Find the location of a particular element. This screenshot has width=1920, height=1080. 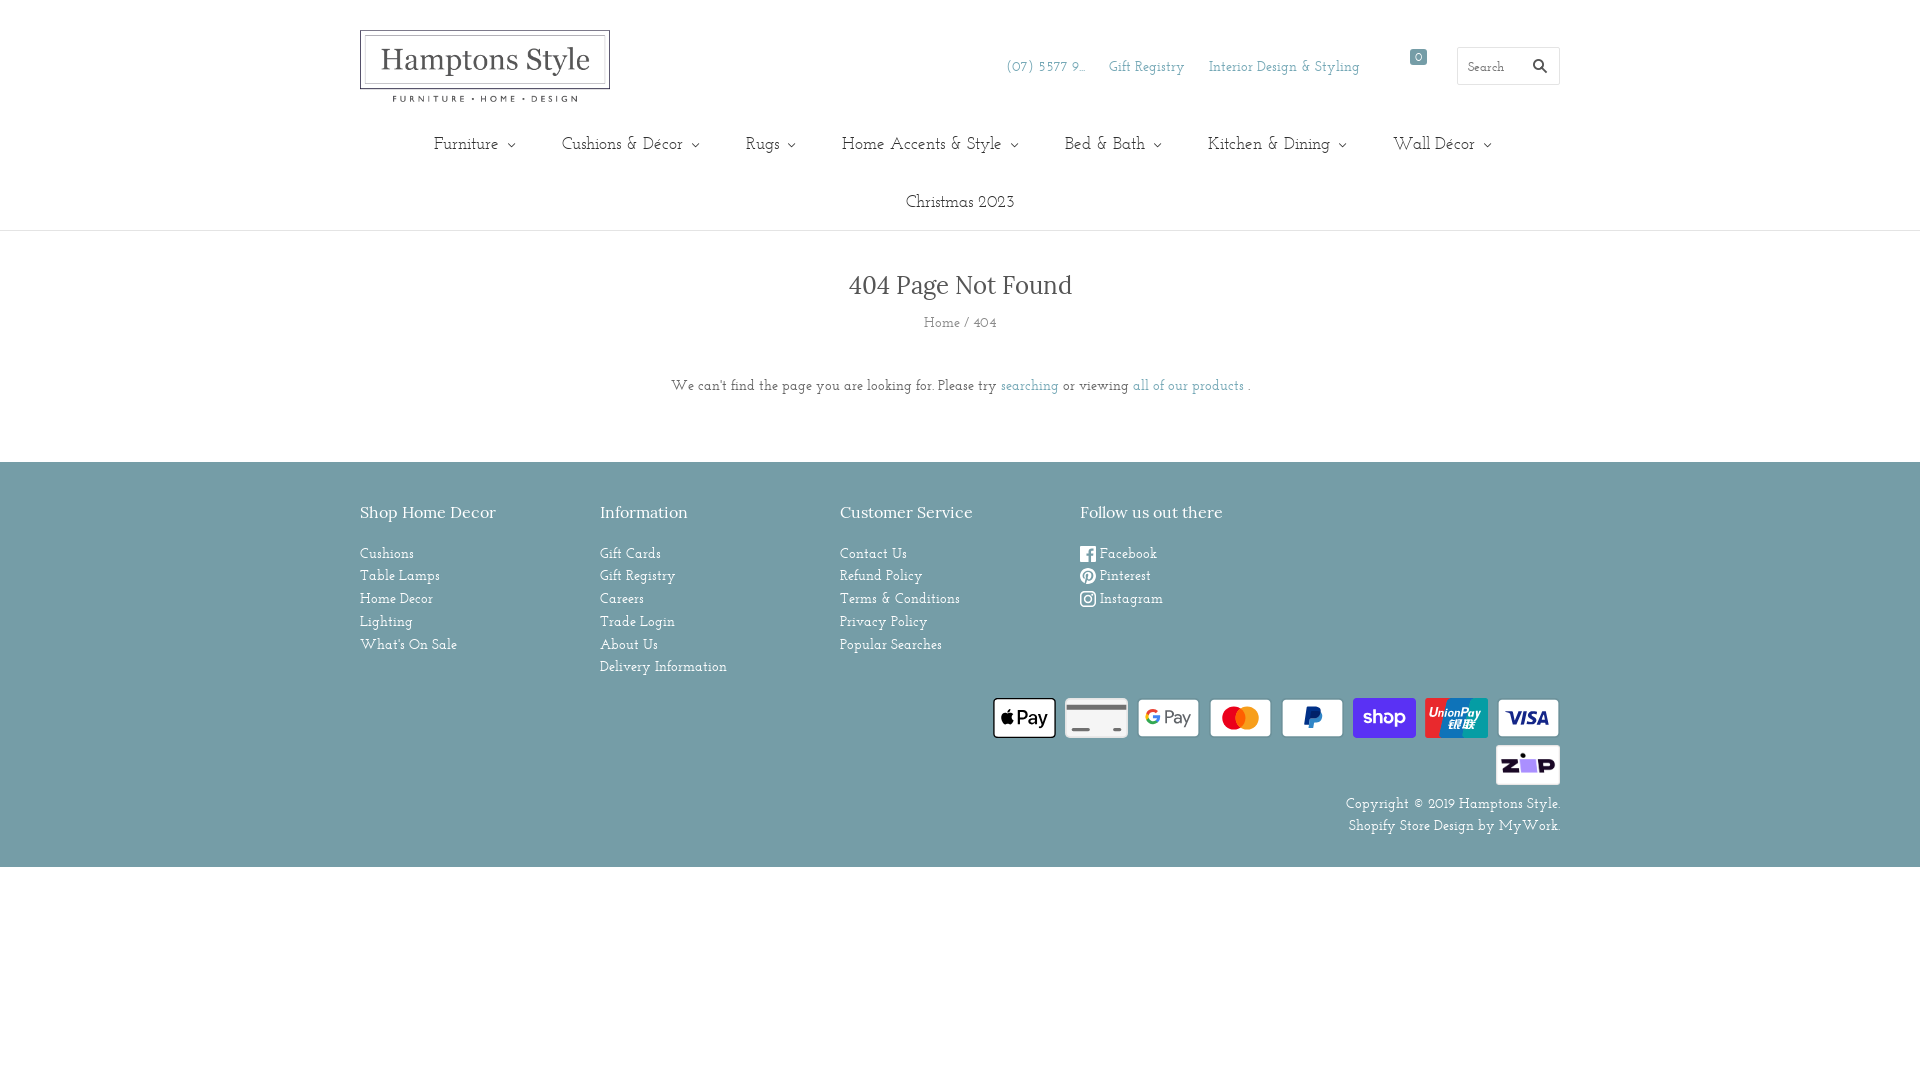

'Instagram' is located at coordinates (1121, 596).